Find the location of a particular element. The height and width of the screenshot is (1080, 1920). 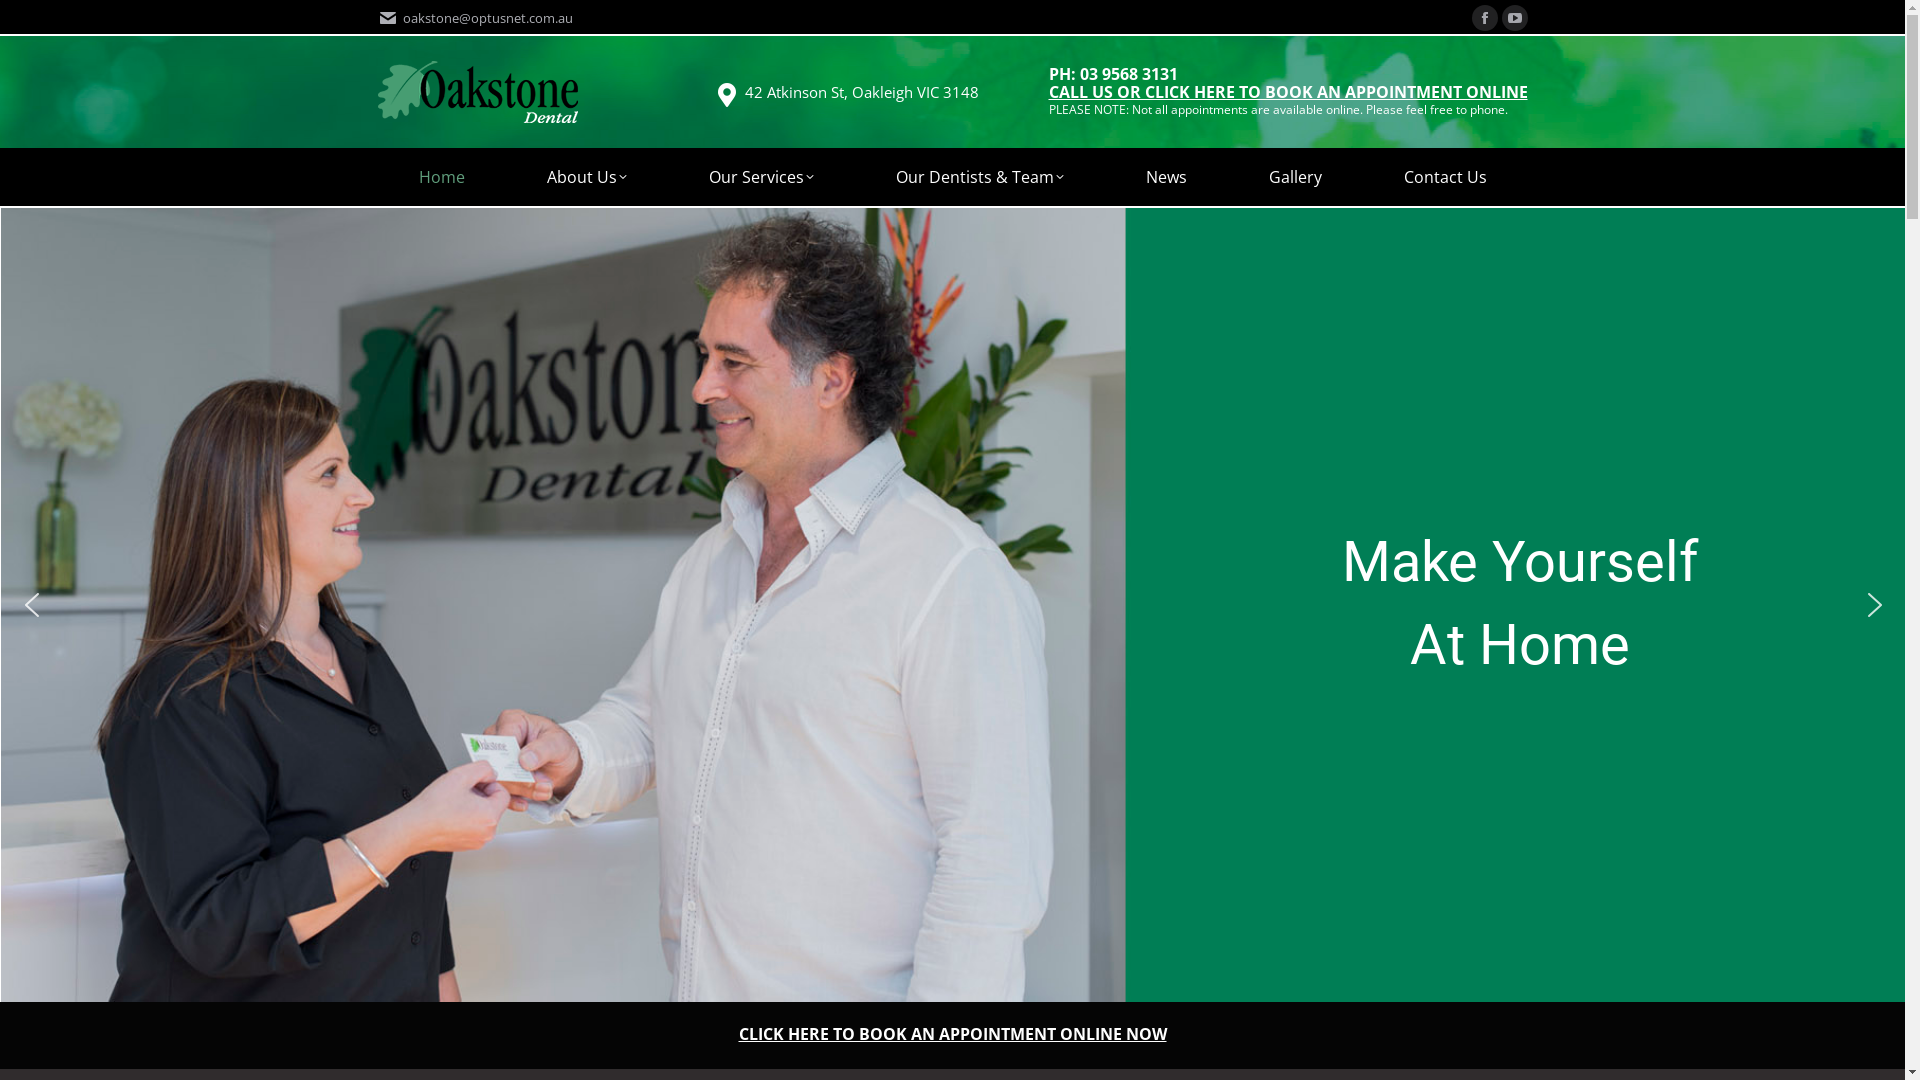

'YouTube page opens in new window' is located at coordinates (1515, 18).